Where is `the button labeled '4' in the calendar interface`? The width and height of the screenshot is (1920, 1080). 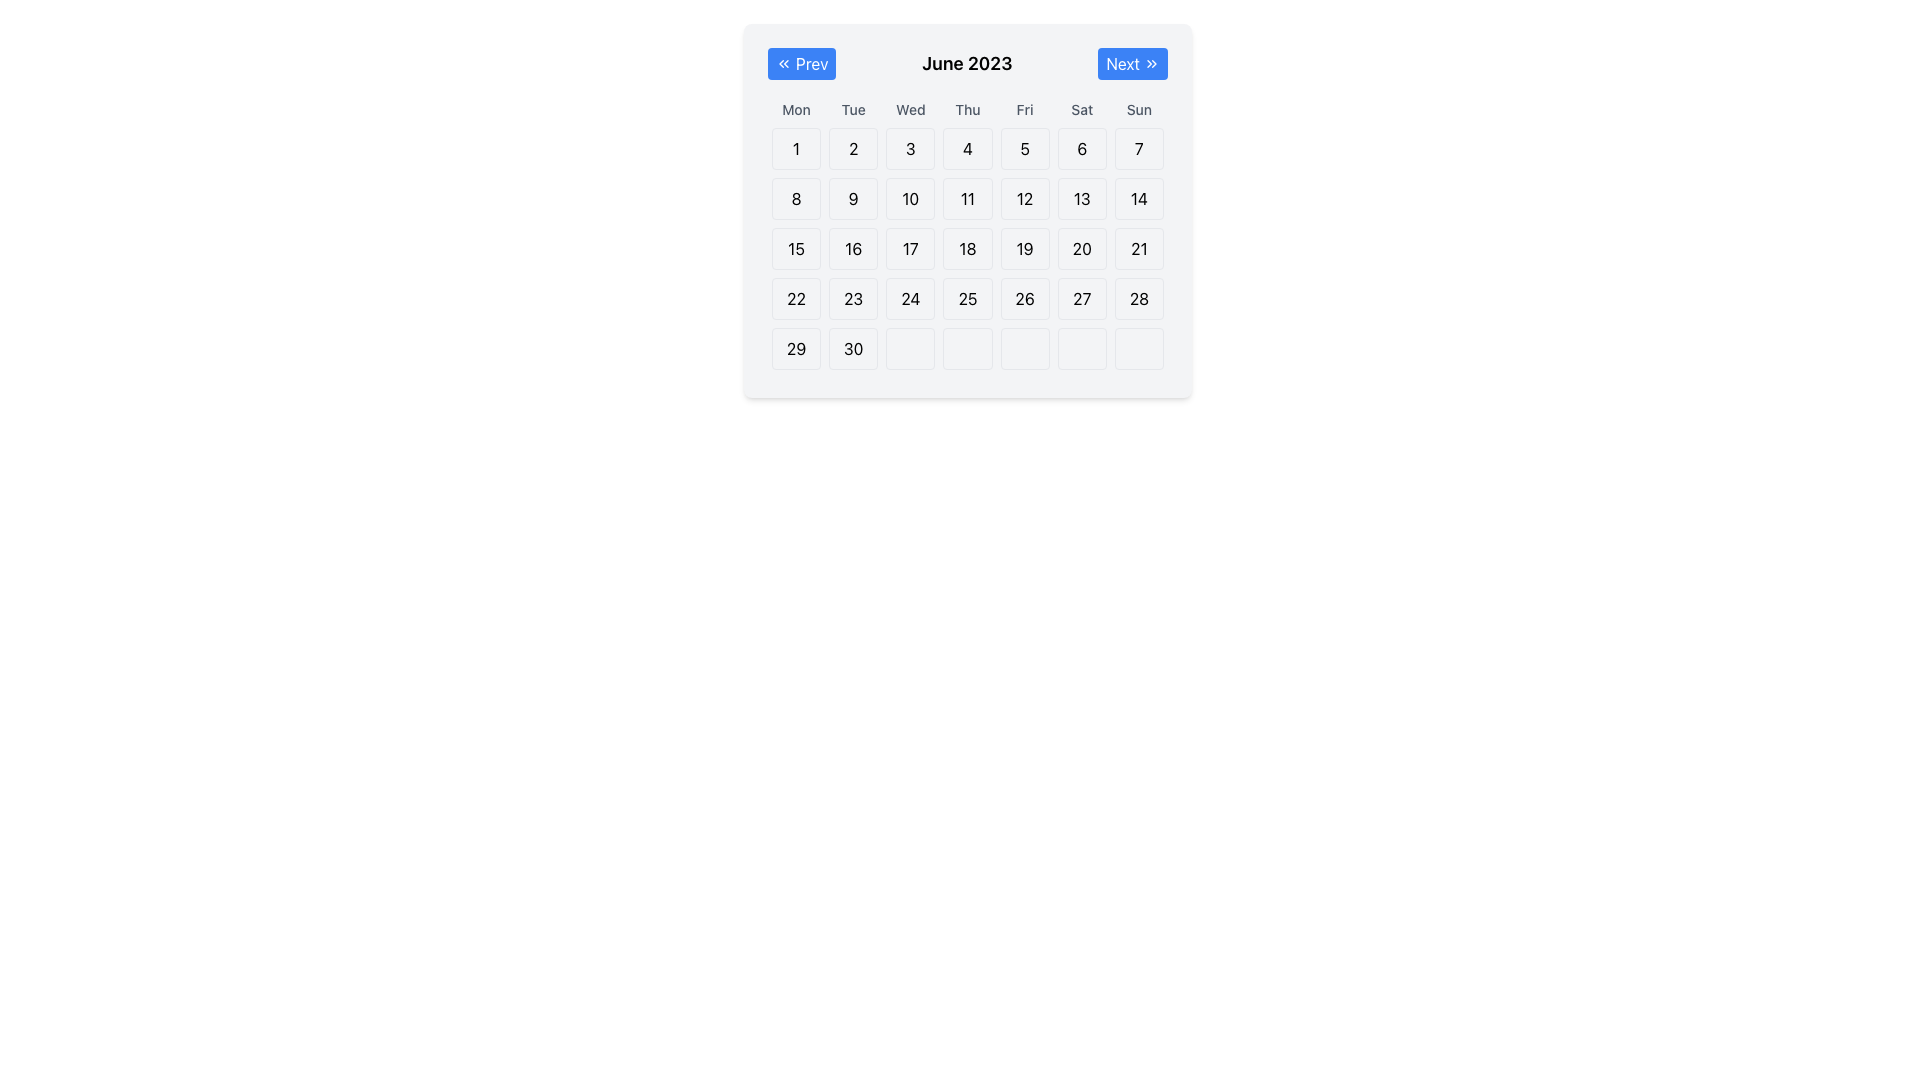 the button labeled '4' in the calendar interface is located at coordinates (968, 148).